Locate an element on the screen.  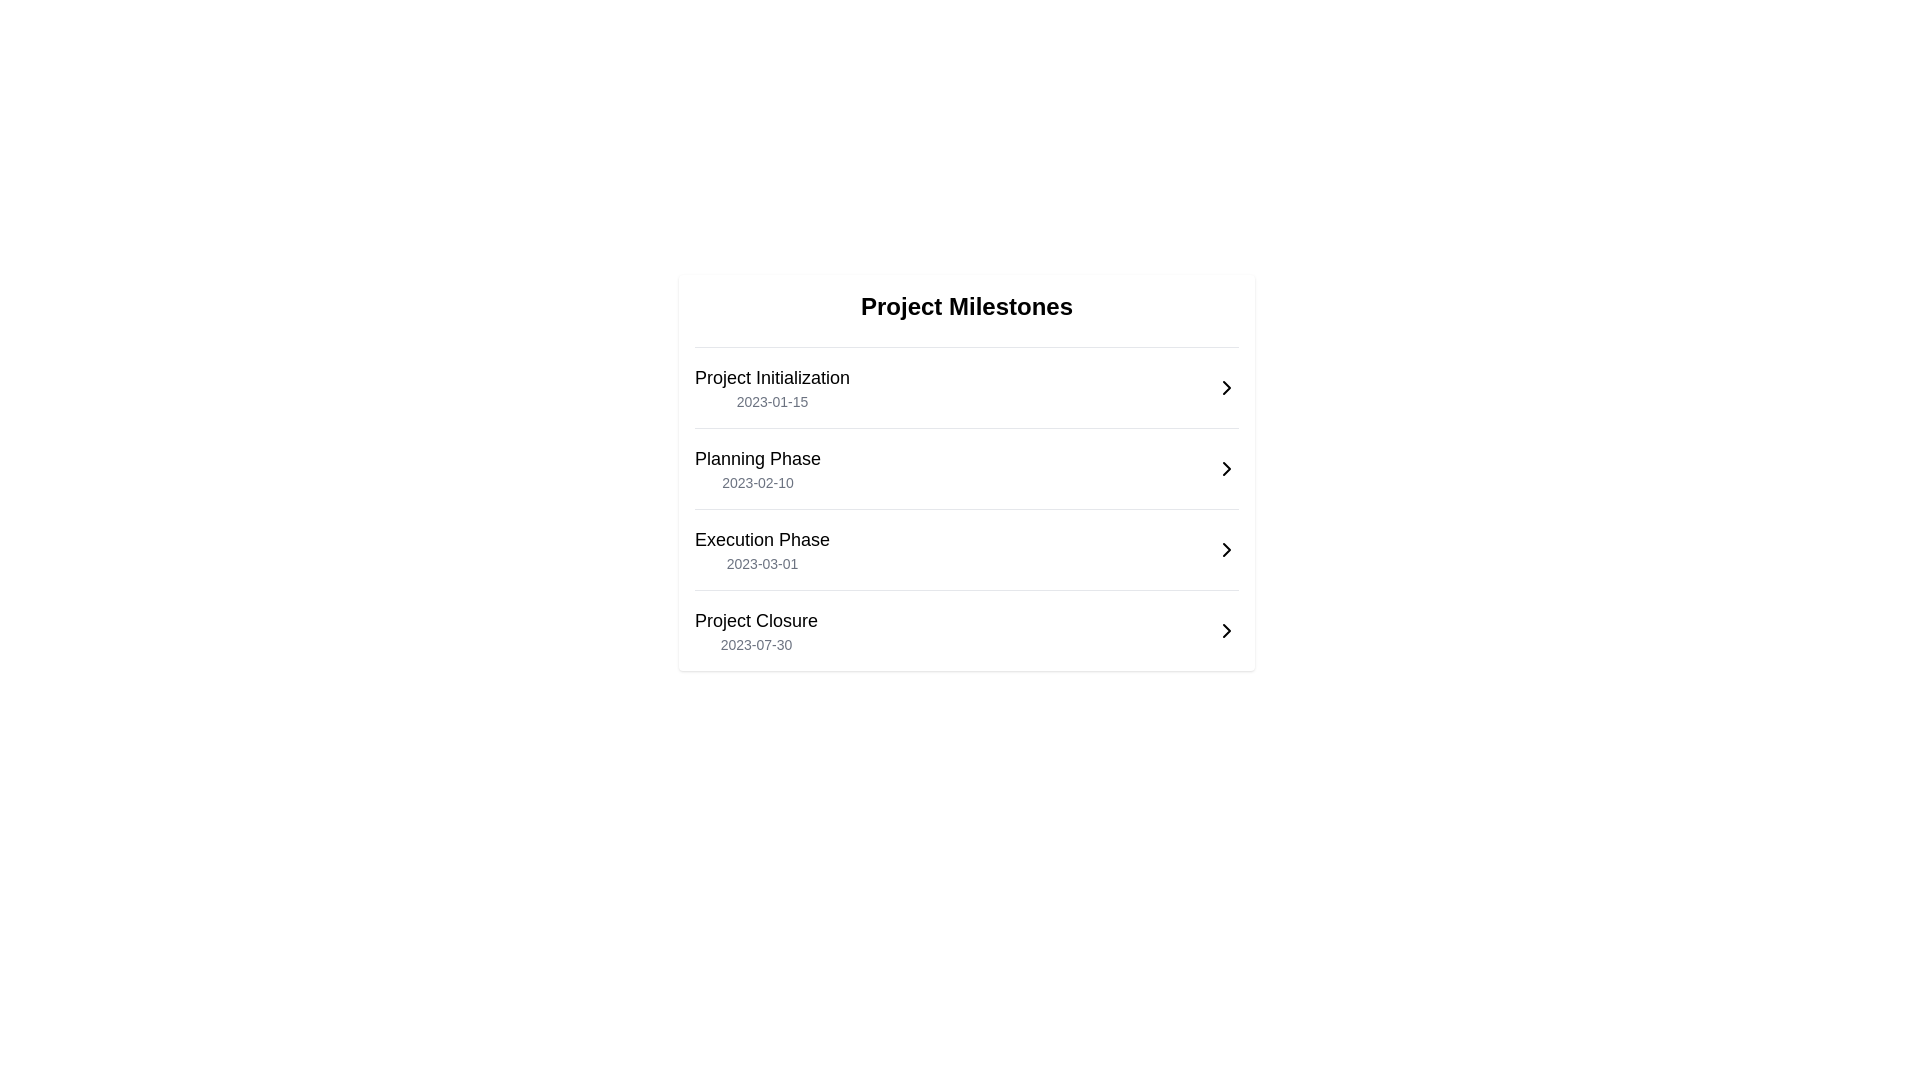
the composite text display component titled 'Execution Phase' which includes the subtext '2023-03-01', located under 'Project Milestones' is located at coordinates (761, 550).